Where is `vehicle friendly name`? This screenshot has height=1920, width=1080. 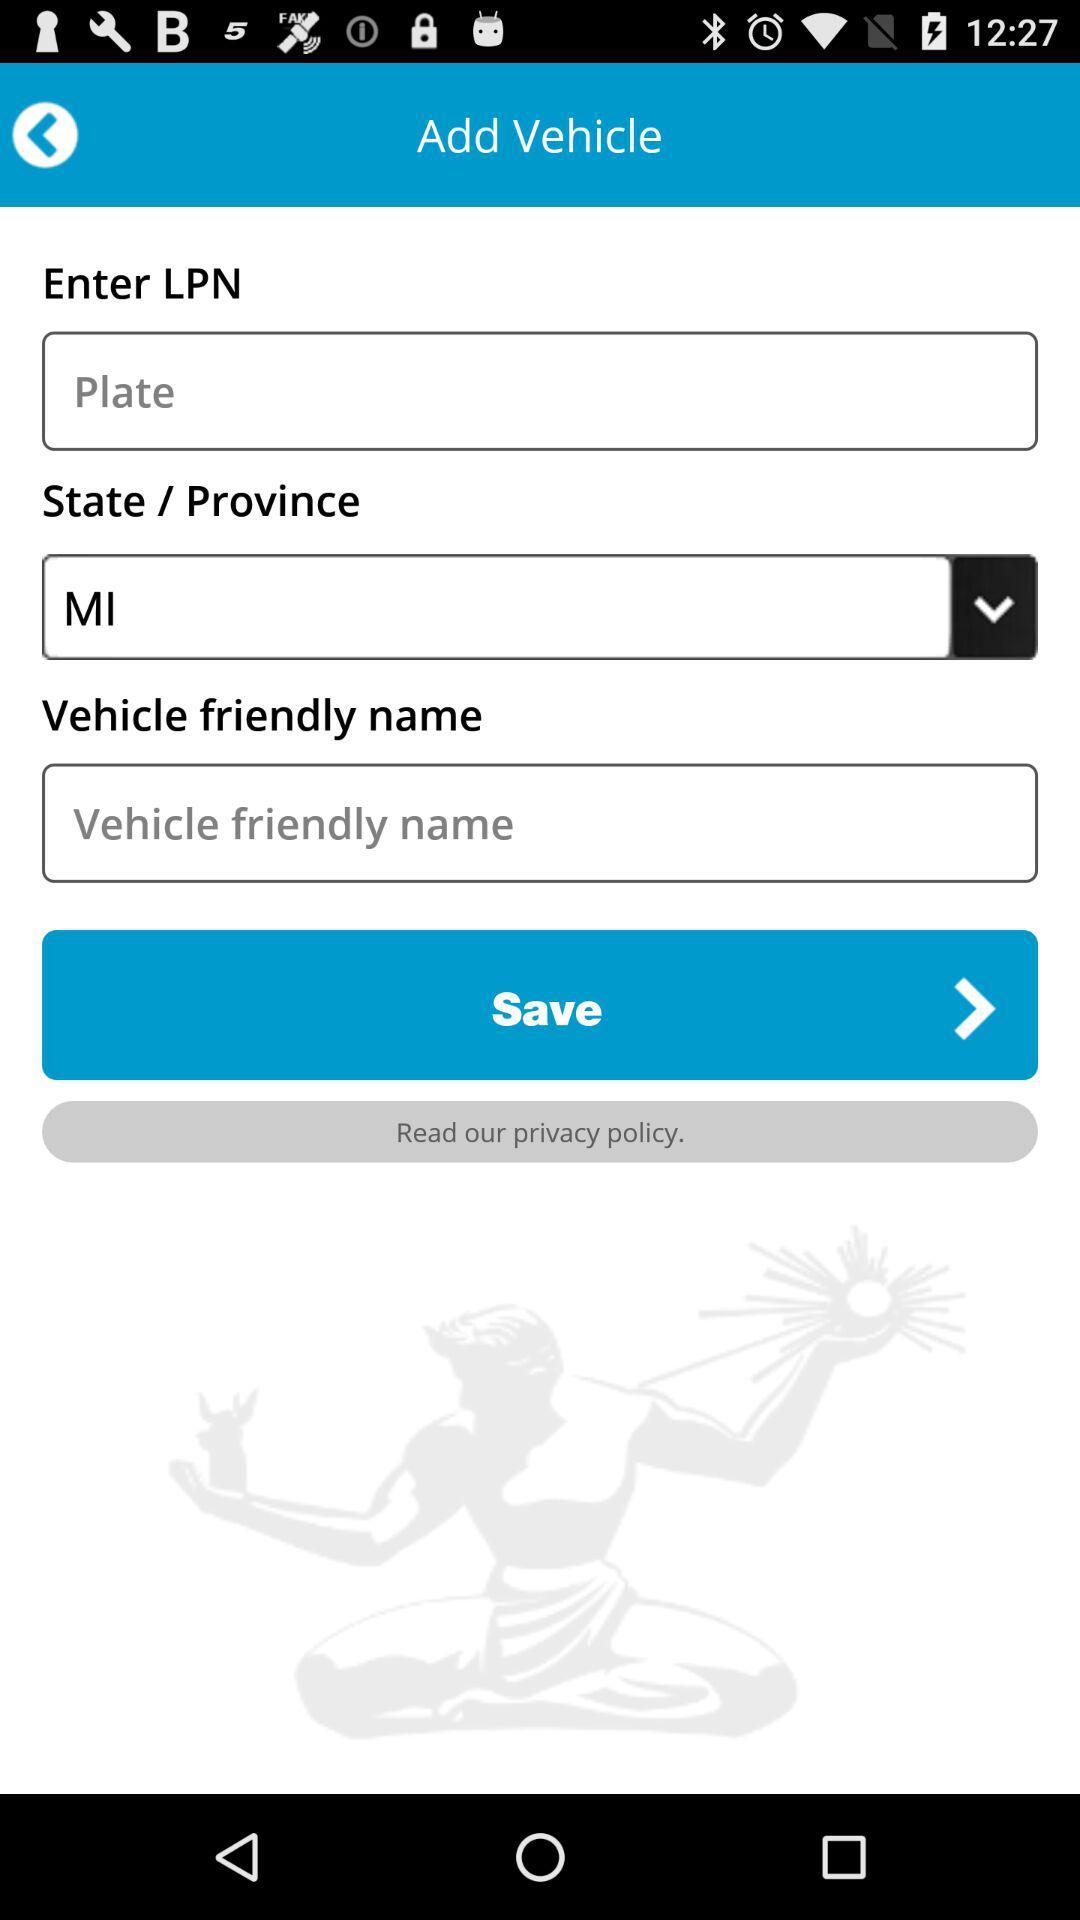
vehicle friendly name is located at coordinates (540, 823).